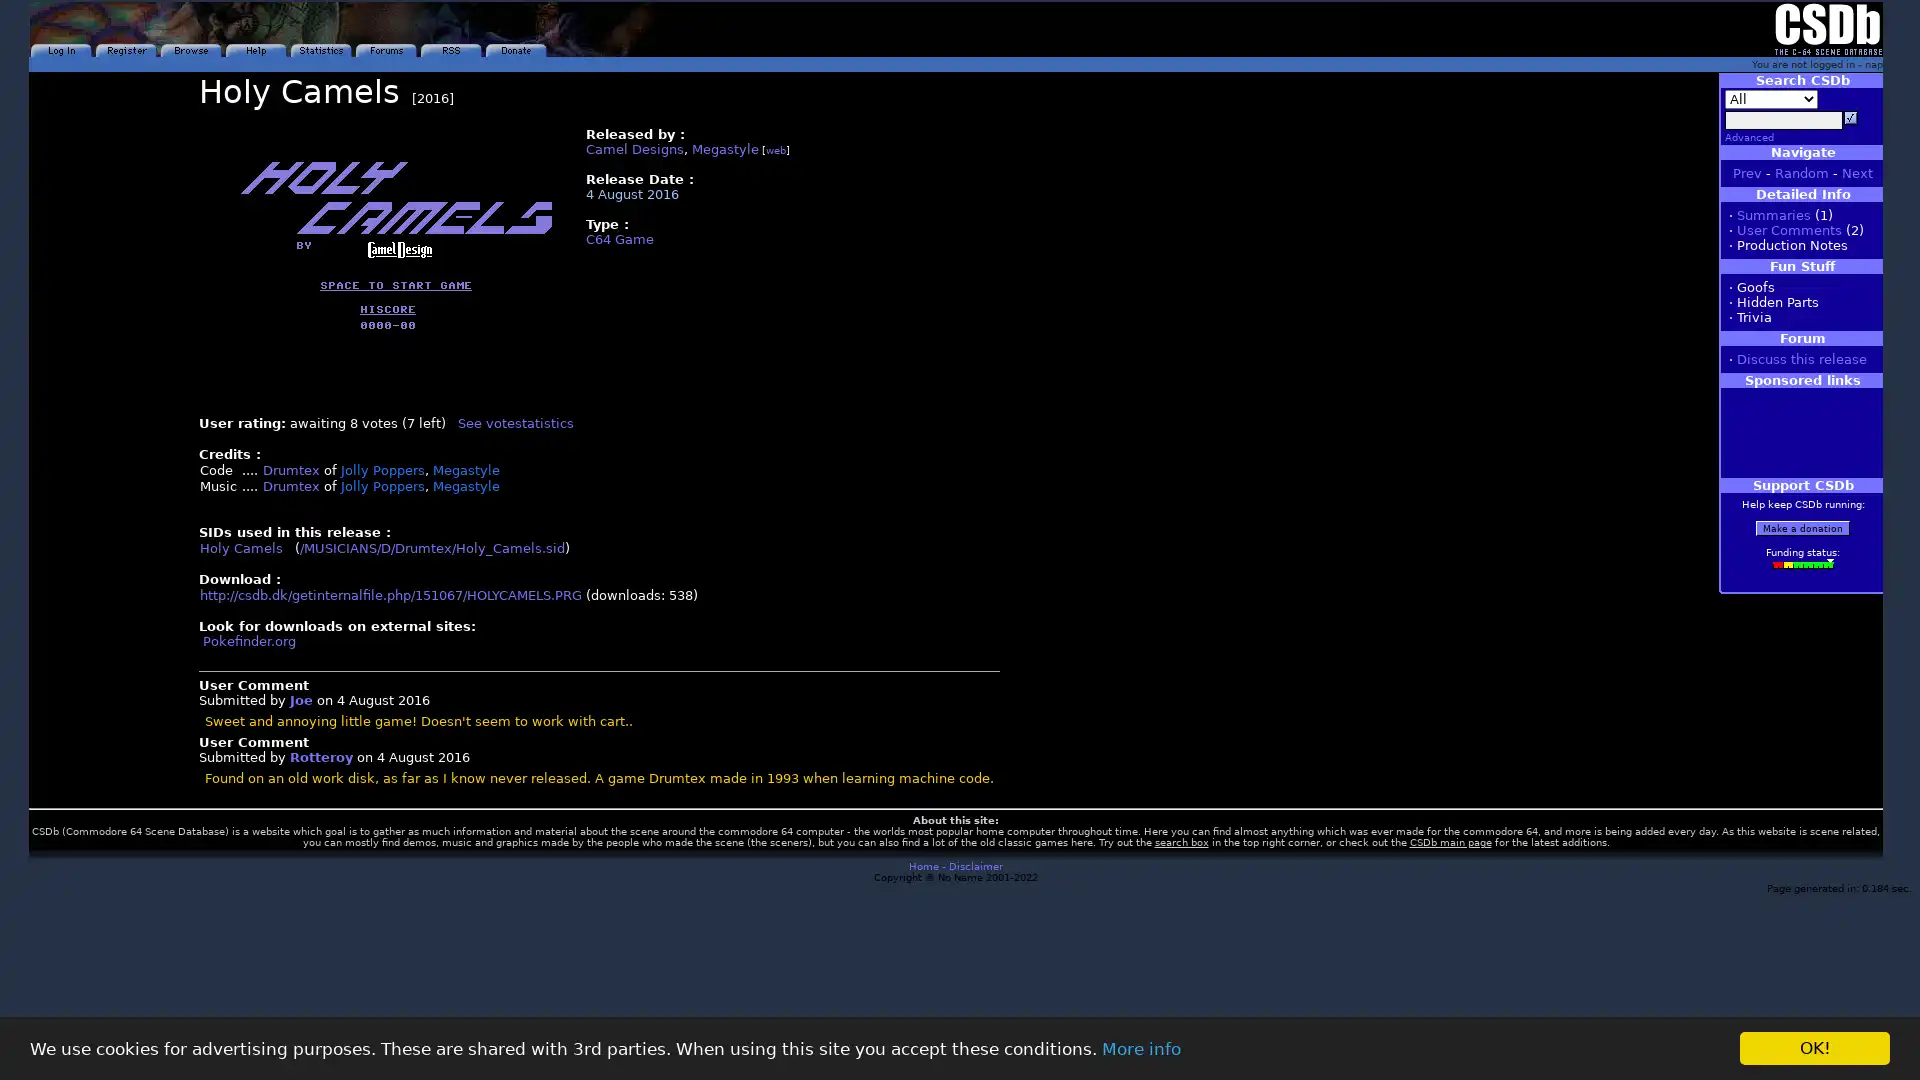 This screenshot has width=1920, height=1080. What do you see at coordinates (1803, 527) in the screenshot?
I see `Make a donation` at bounding box center [1803, 527].